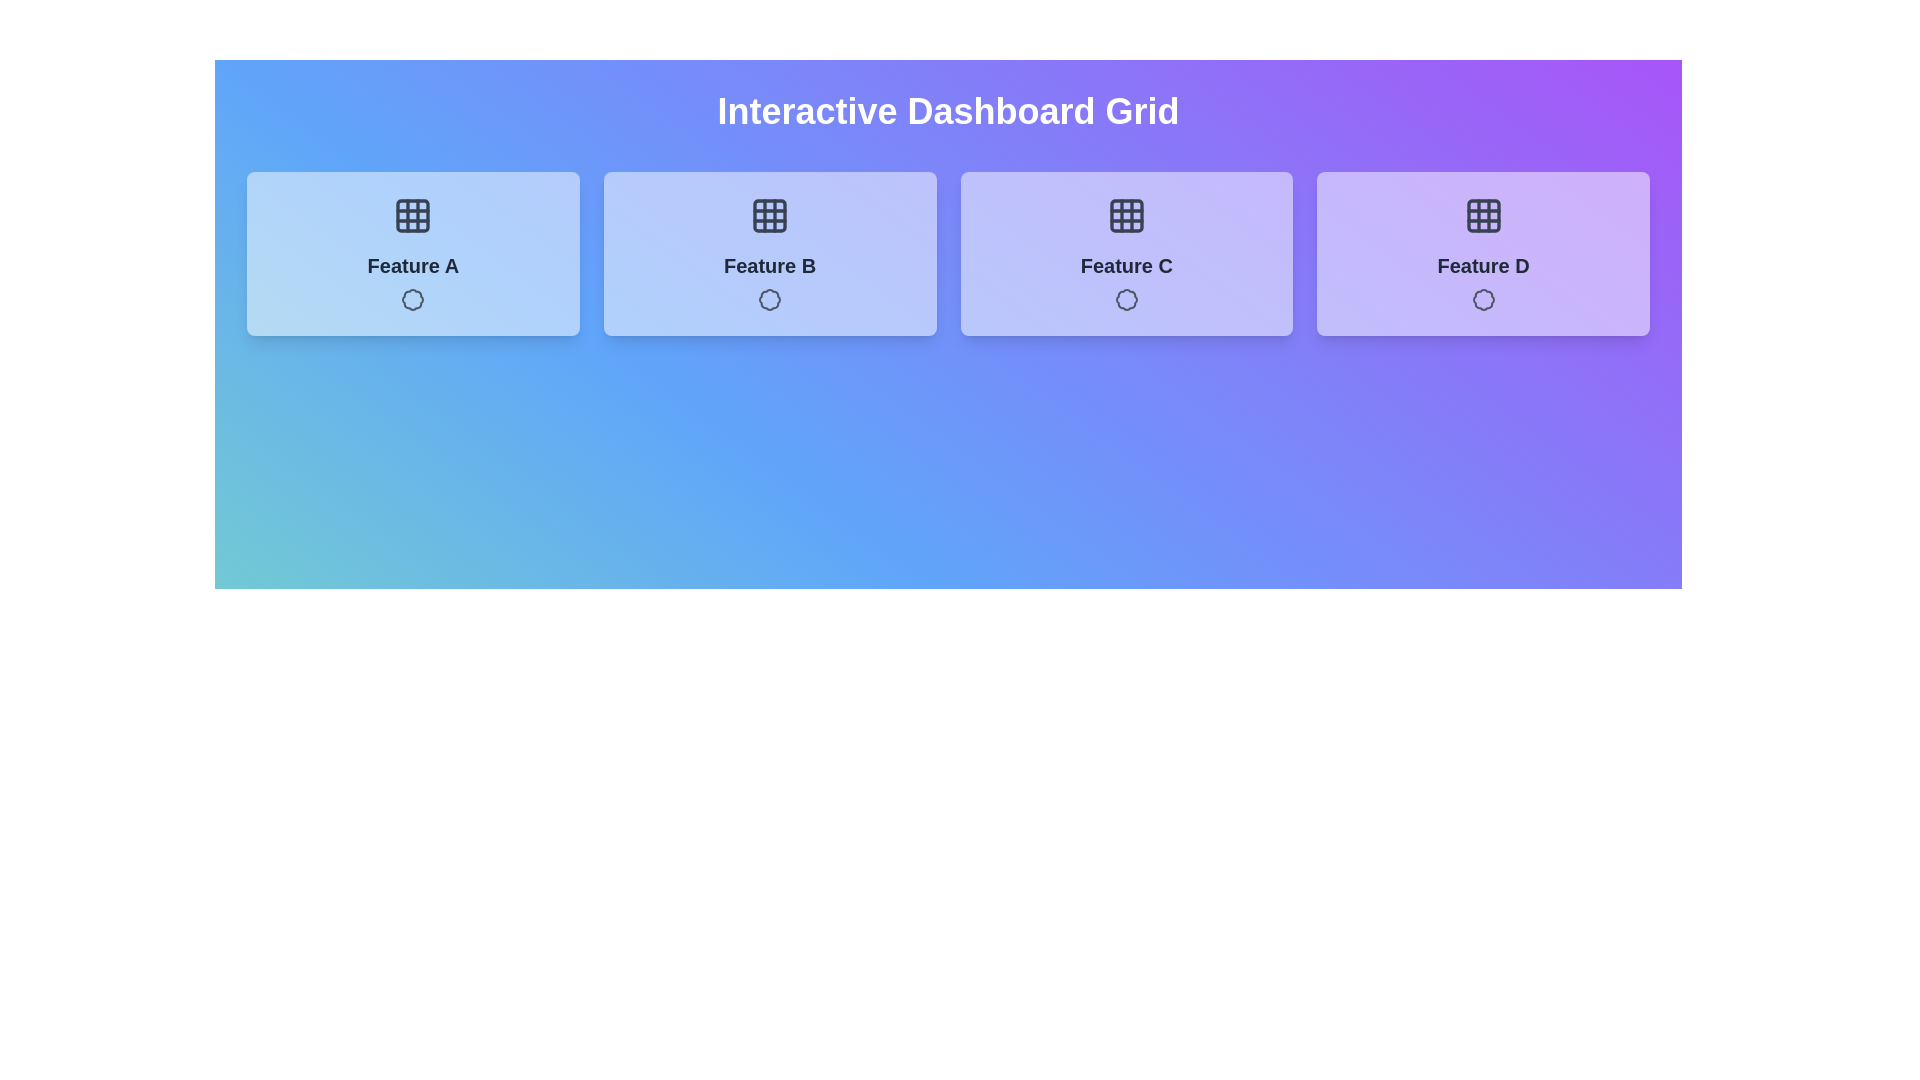 This screenshot has height=1080, width=1920. What do you see at coordinates (412, 300) in the screenshot?
I see `the icon or graphical symbol associated with the card labeled 'Feature A', which is located in the bottom central portion of the card directly below the card title` at bounding box center [412, 300].